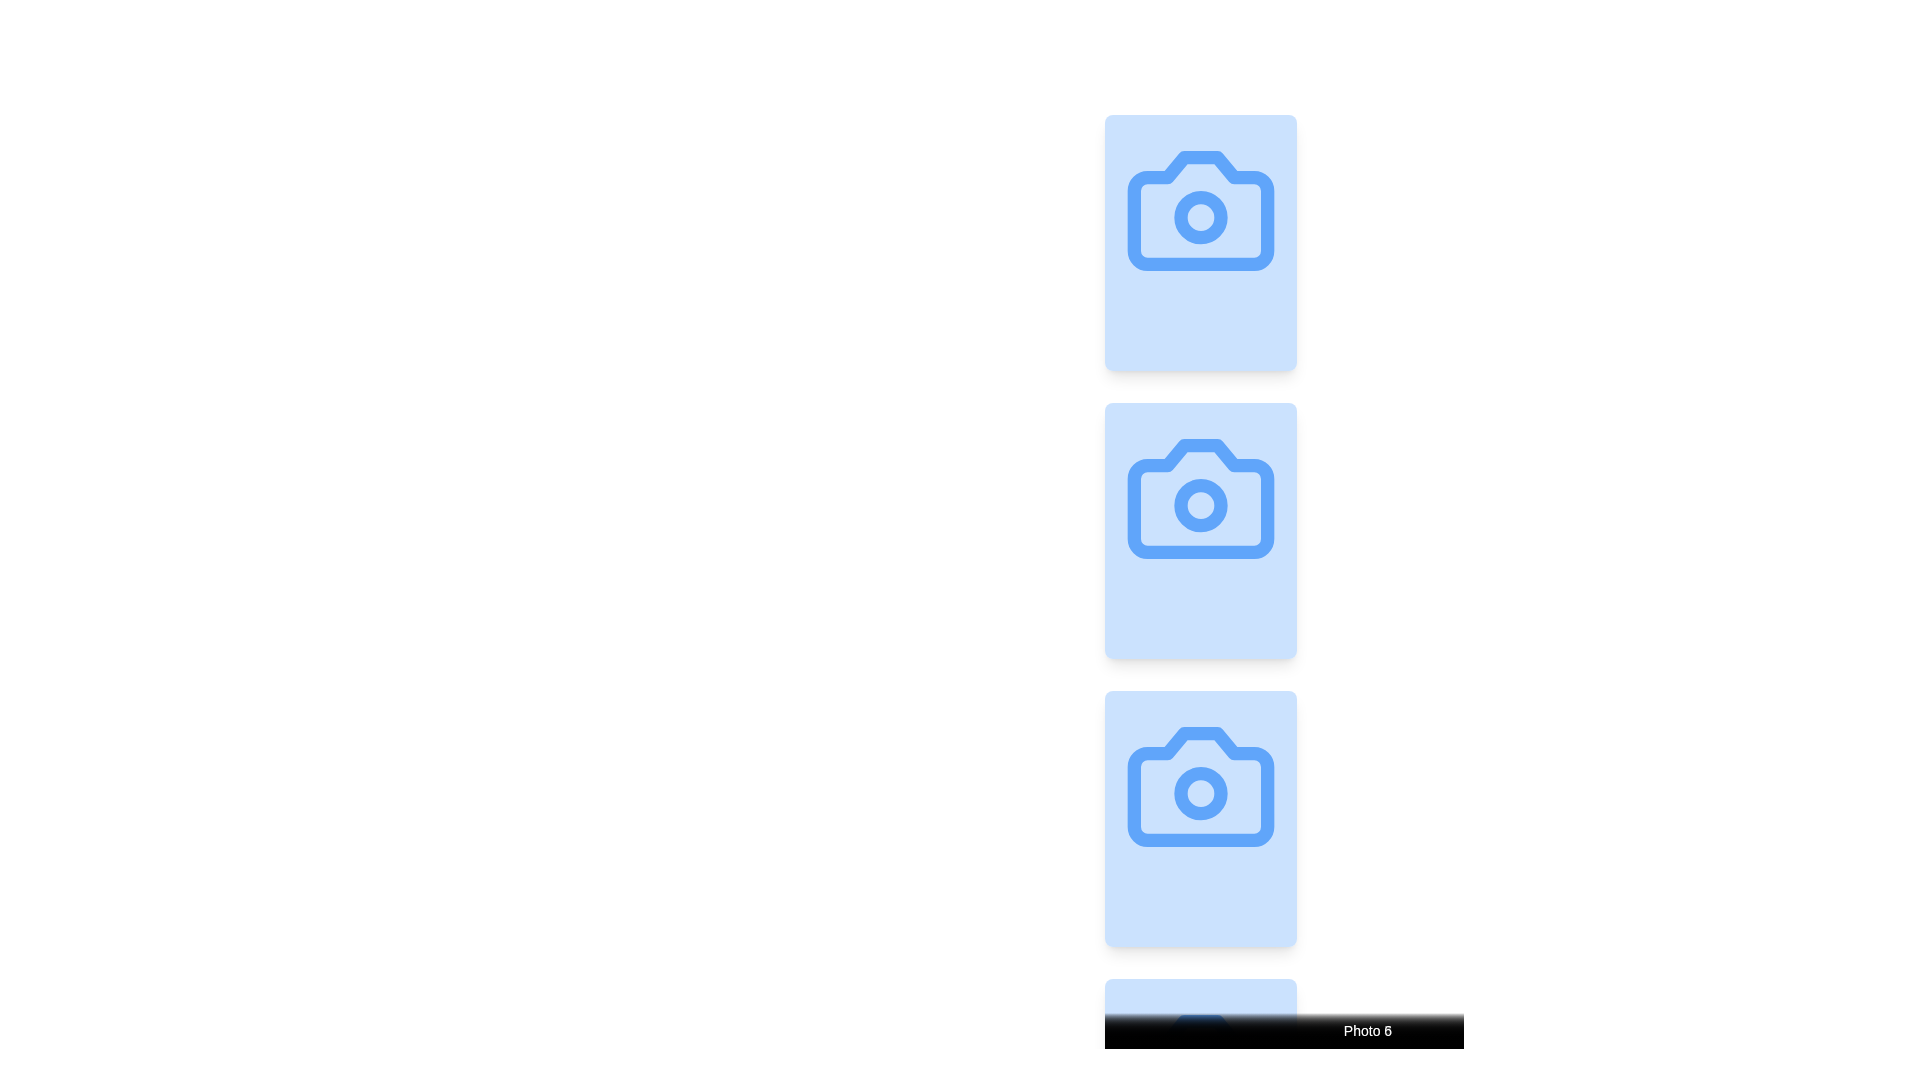 The width and height of the screenshot is (1920, 1080). I want to click on the camera icon element, which is the second in a column of three identical camera icons, outlined in blue on a light blue background, so click(1200, 497).